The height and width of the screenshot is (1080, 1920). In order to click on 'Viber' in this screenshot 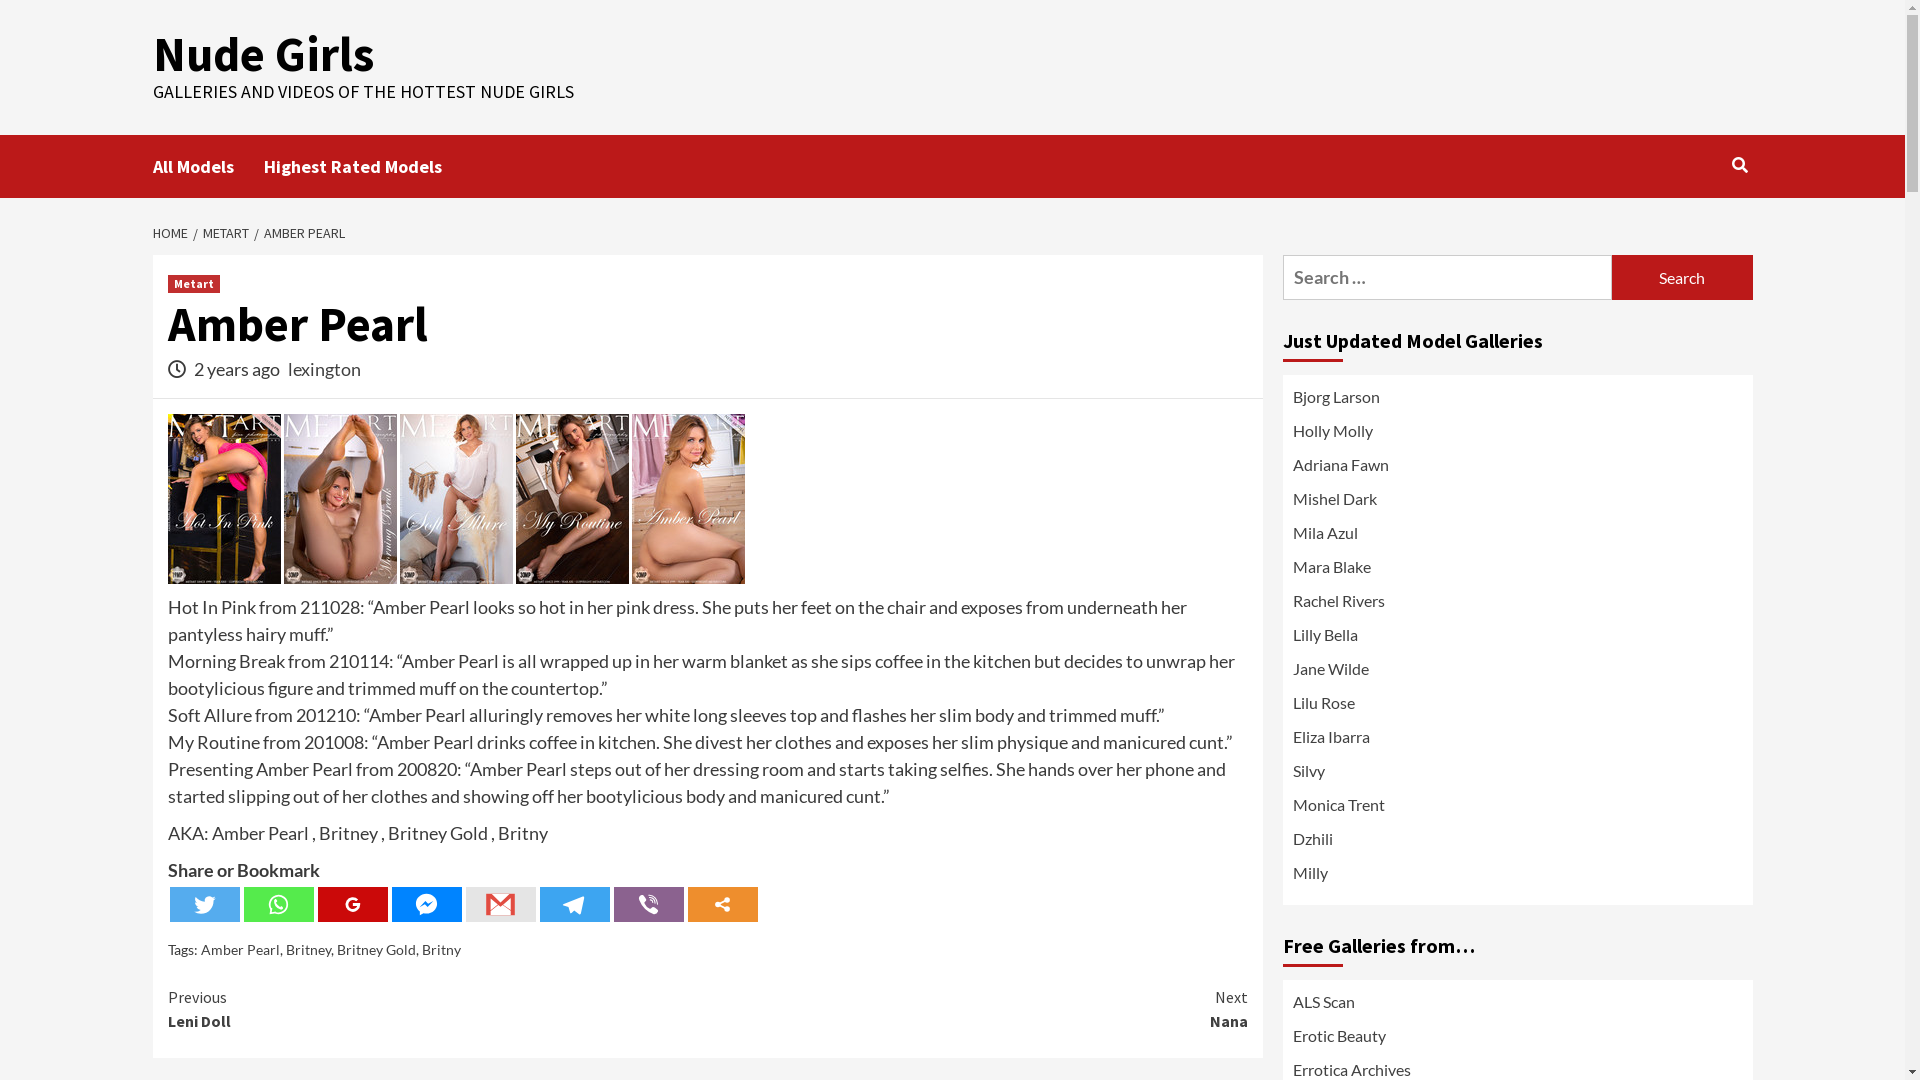, I will do `click(648, 904)`.